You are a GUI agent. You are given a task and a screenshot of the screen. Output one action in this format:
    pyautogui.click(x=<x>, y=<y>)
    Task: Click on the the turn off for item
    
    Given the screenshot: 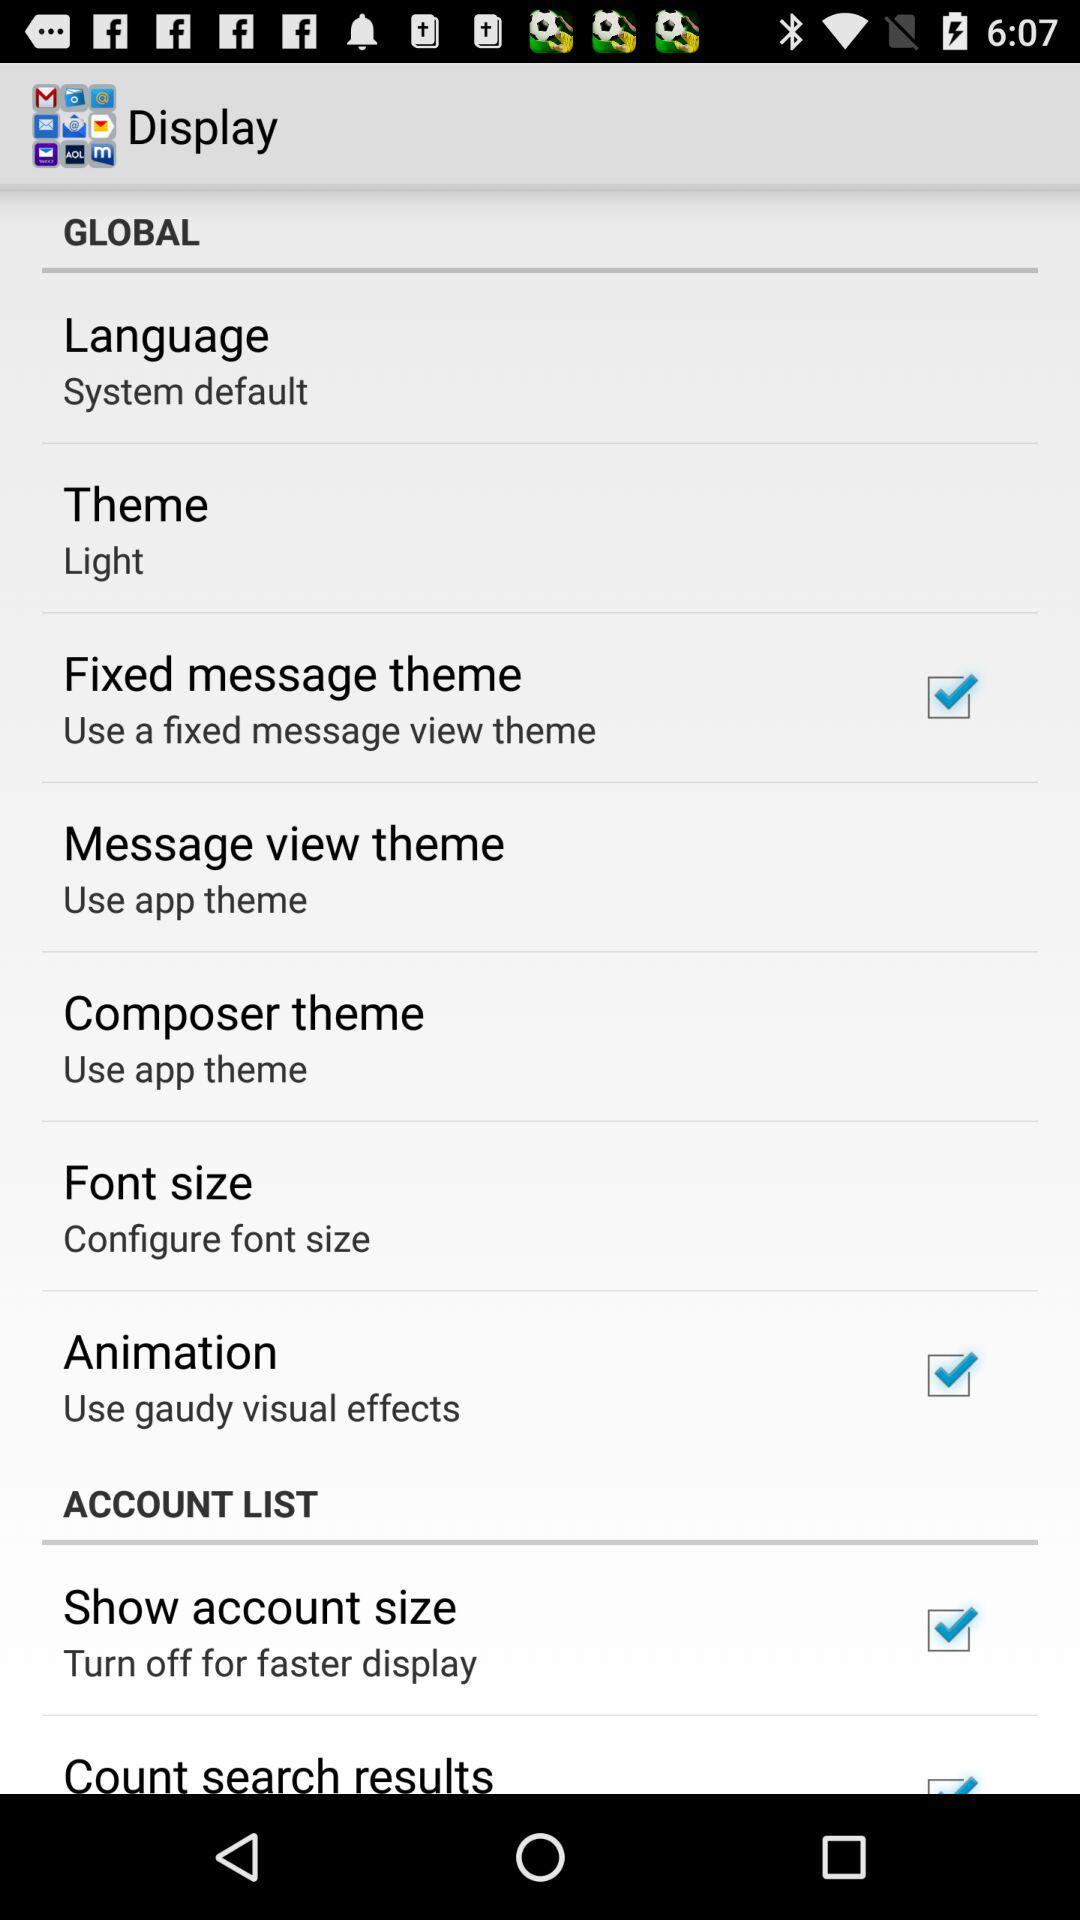 What is the action you would take?
    pyautogui.click(x=270, y=1661)
    